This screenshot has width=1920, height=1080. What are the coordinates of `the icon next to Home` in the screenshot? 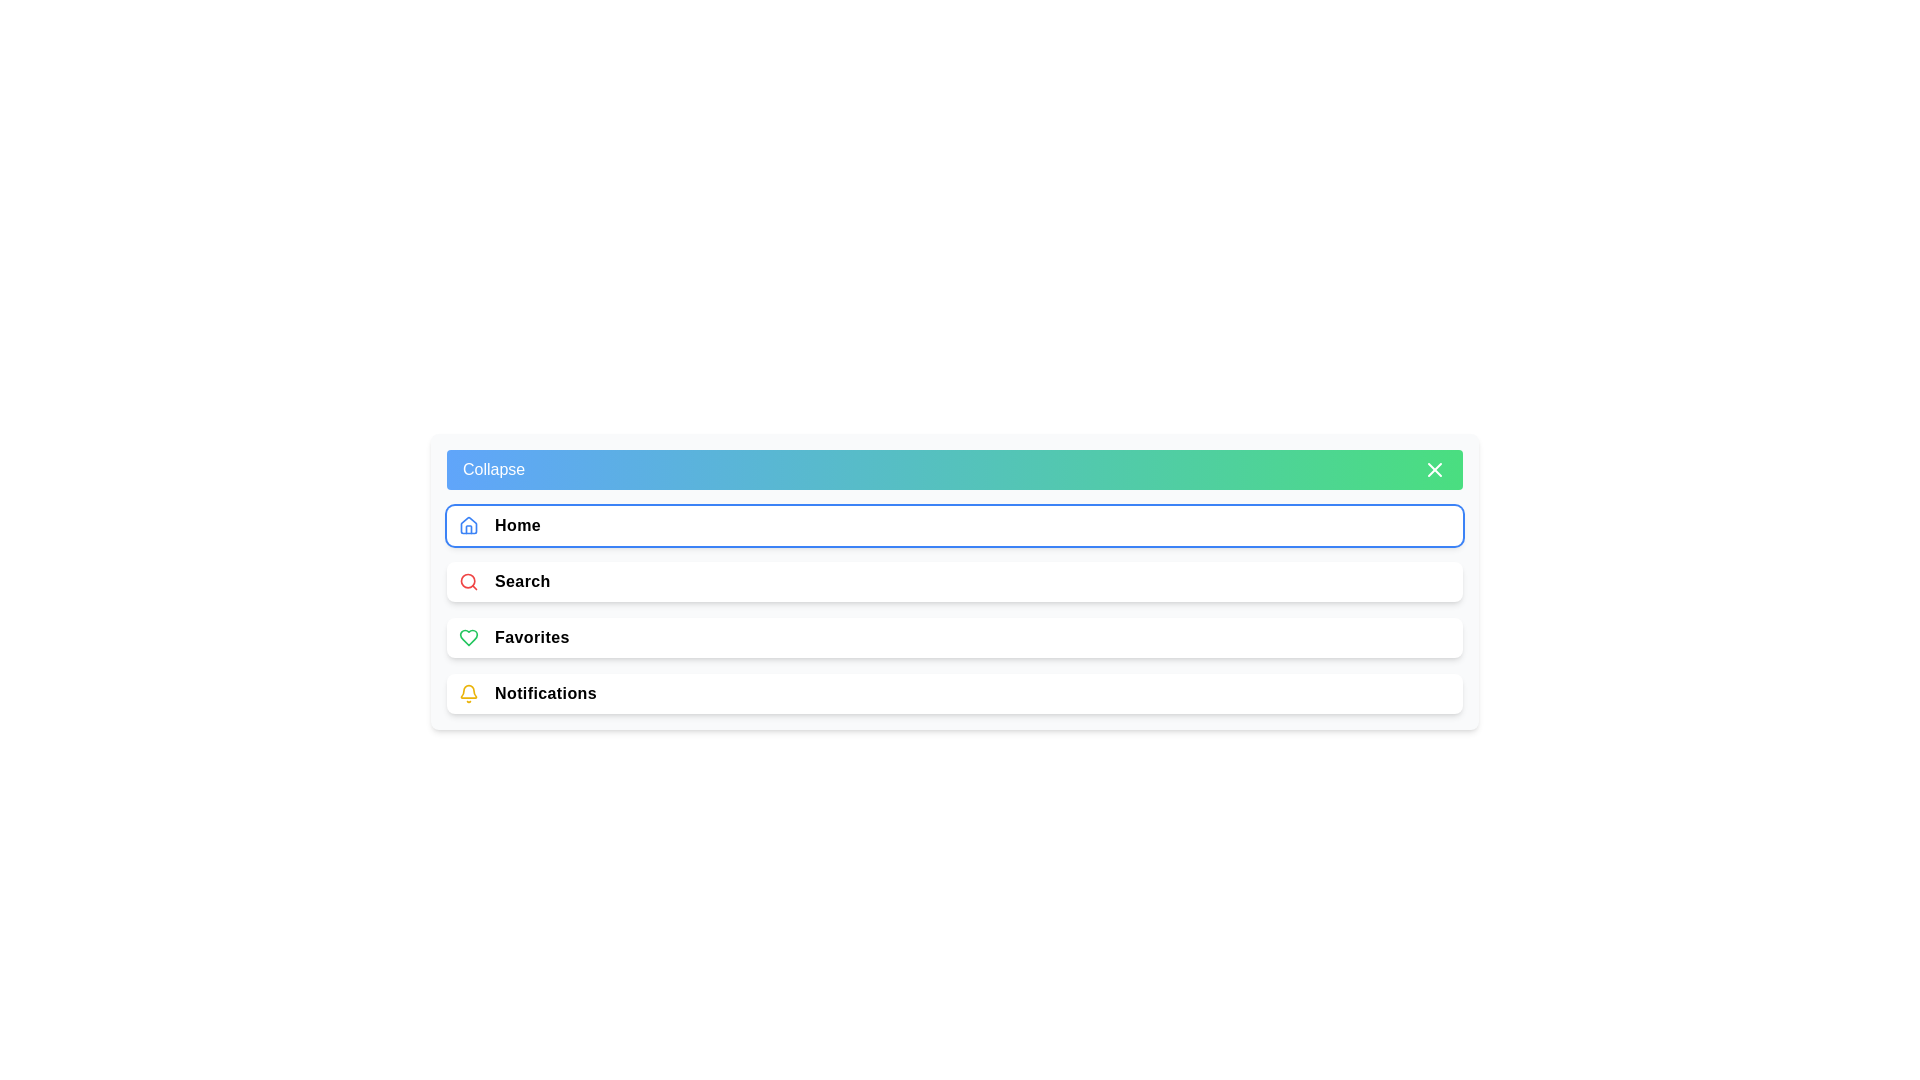 It's located at (468, 524).